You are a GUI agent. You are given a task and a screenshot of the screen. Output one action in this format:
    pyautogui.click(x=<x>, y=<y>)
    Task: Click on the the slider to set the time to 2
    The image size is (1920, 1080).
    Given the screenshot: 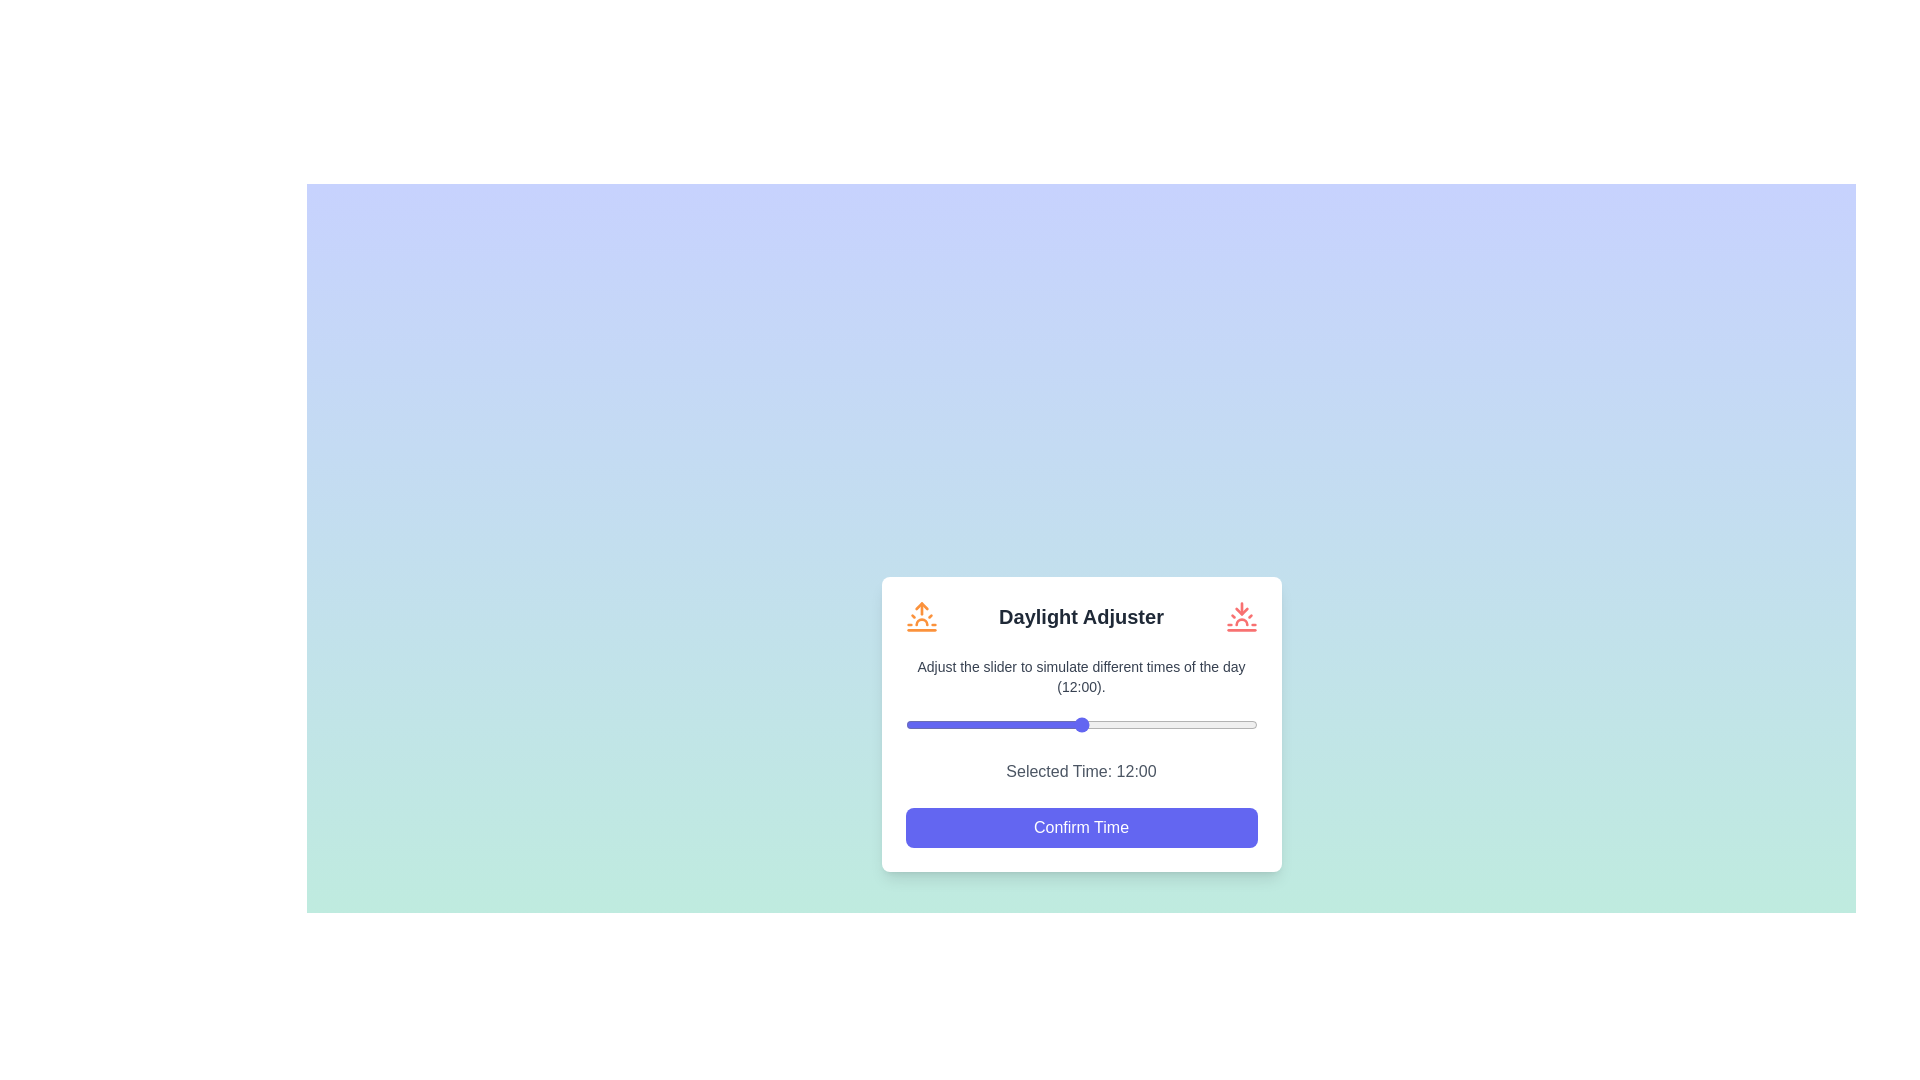 What is the action you would take?
    pyautogui.click(x=933, y=724)
    